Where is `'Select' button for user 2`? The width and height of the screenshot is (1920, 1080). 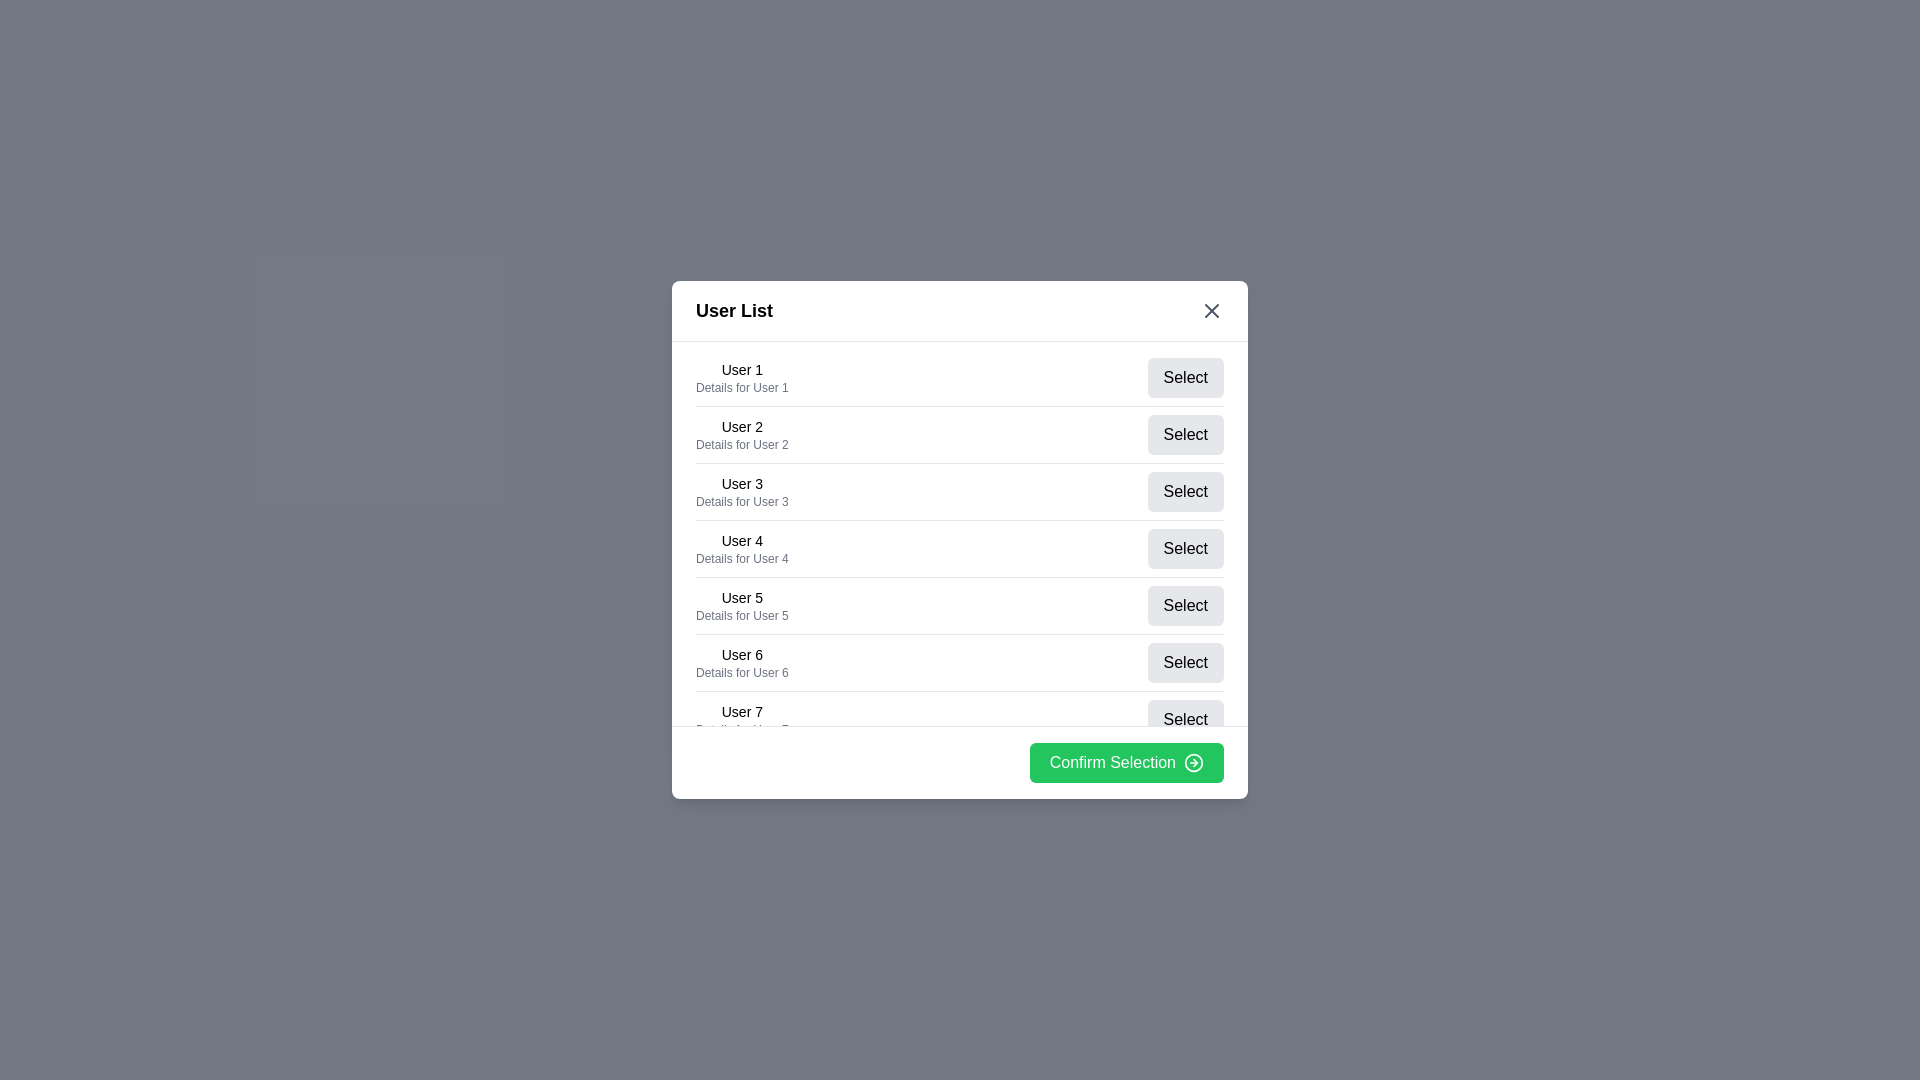
'Select' button for user 2 is located at coordinates (1185, 434).